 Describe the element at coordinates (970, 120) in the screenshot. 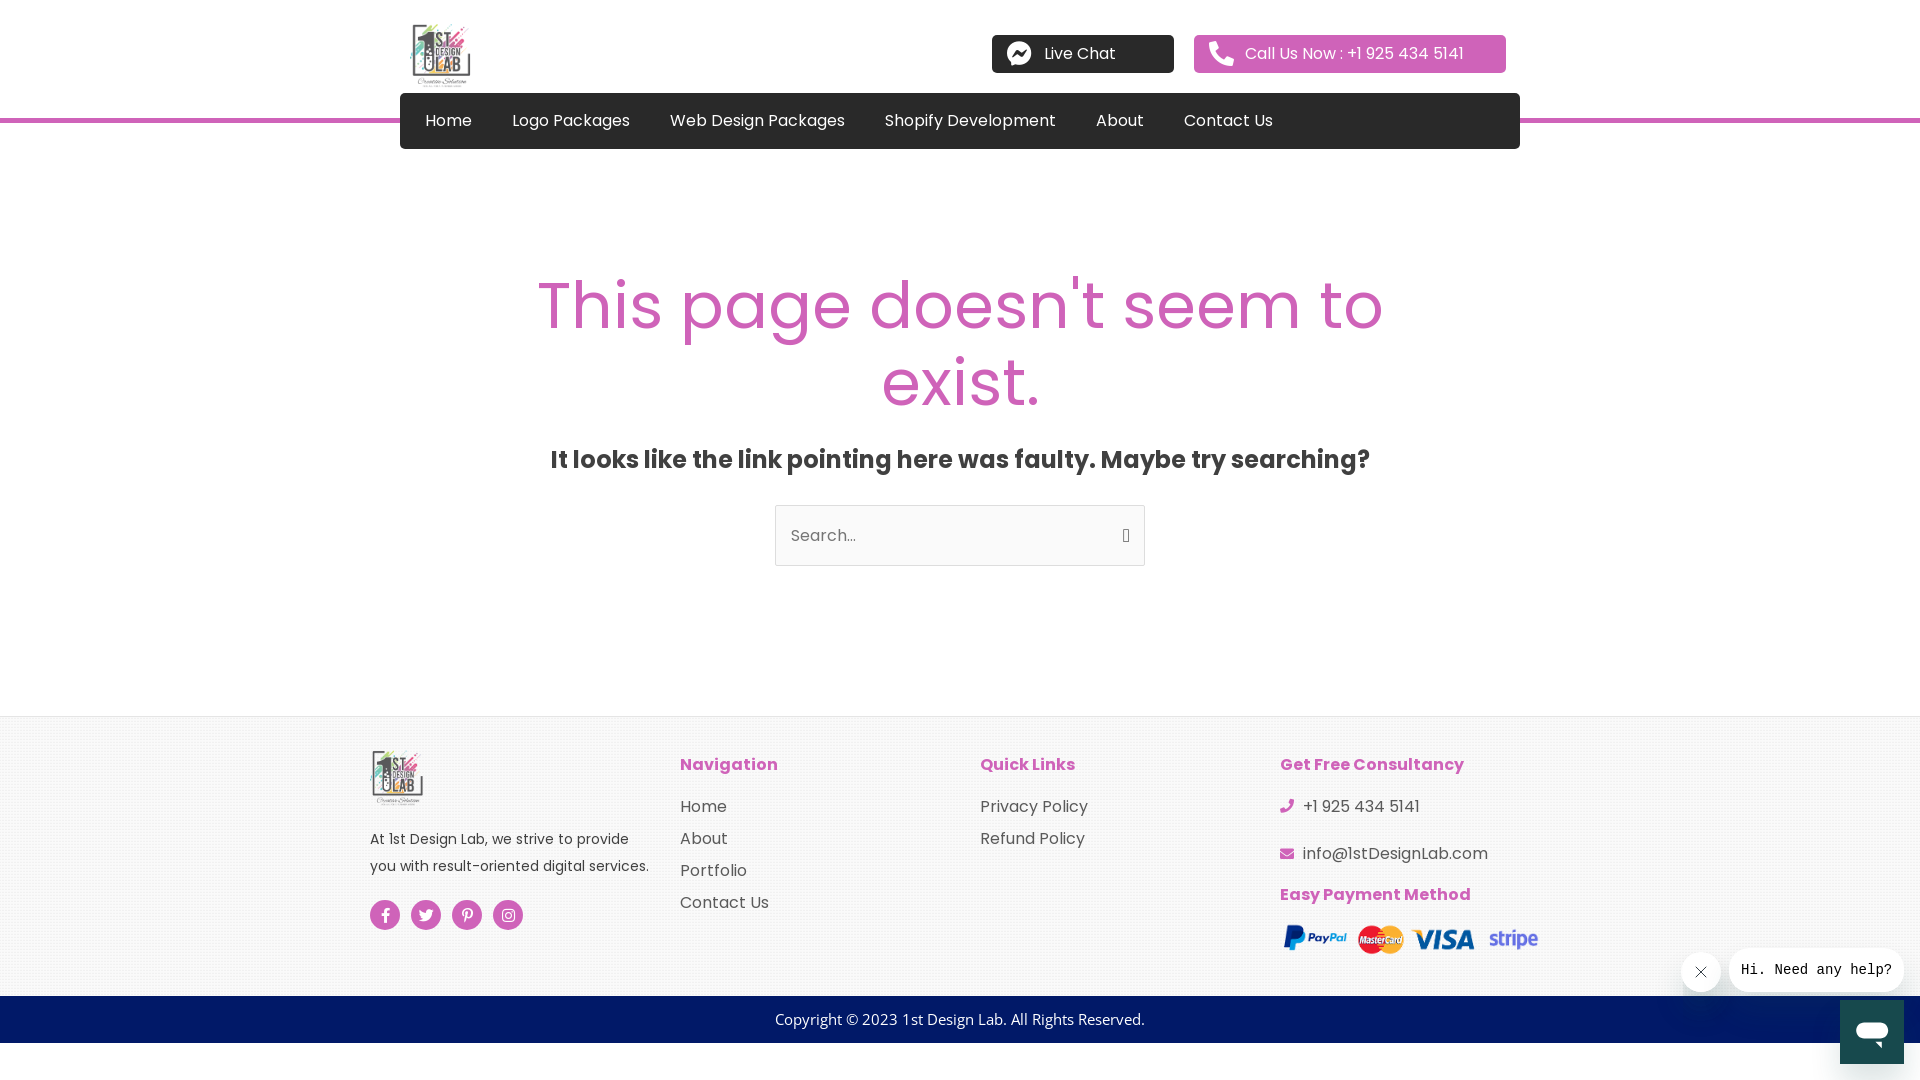

I see `'Shopify Development'` at that location.